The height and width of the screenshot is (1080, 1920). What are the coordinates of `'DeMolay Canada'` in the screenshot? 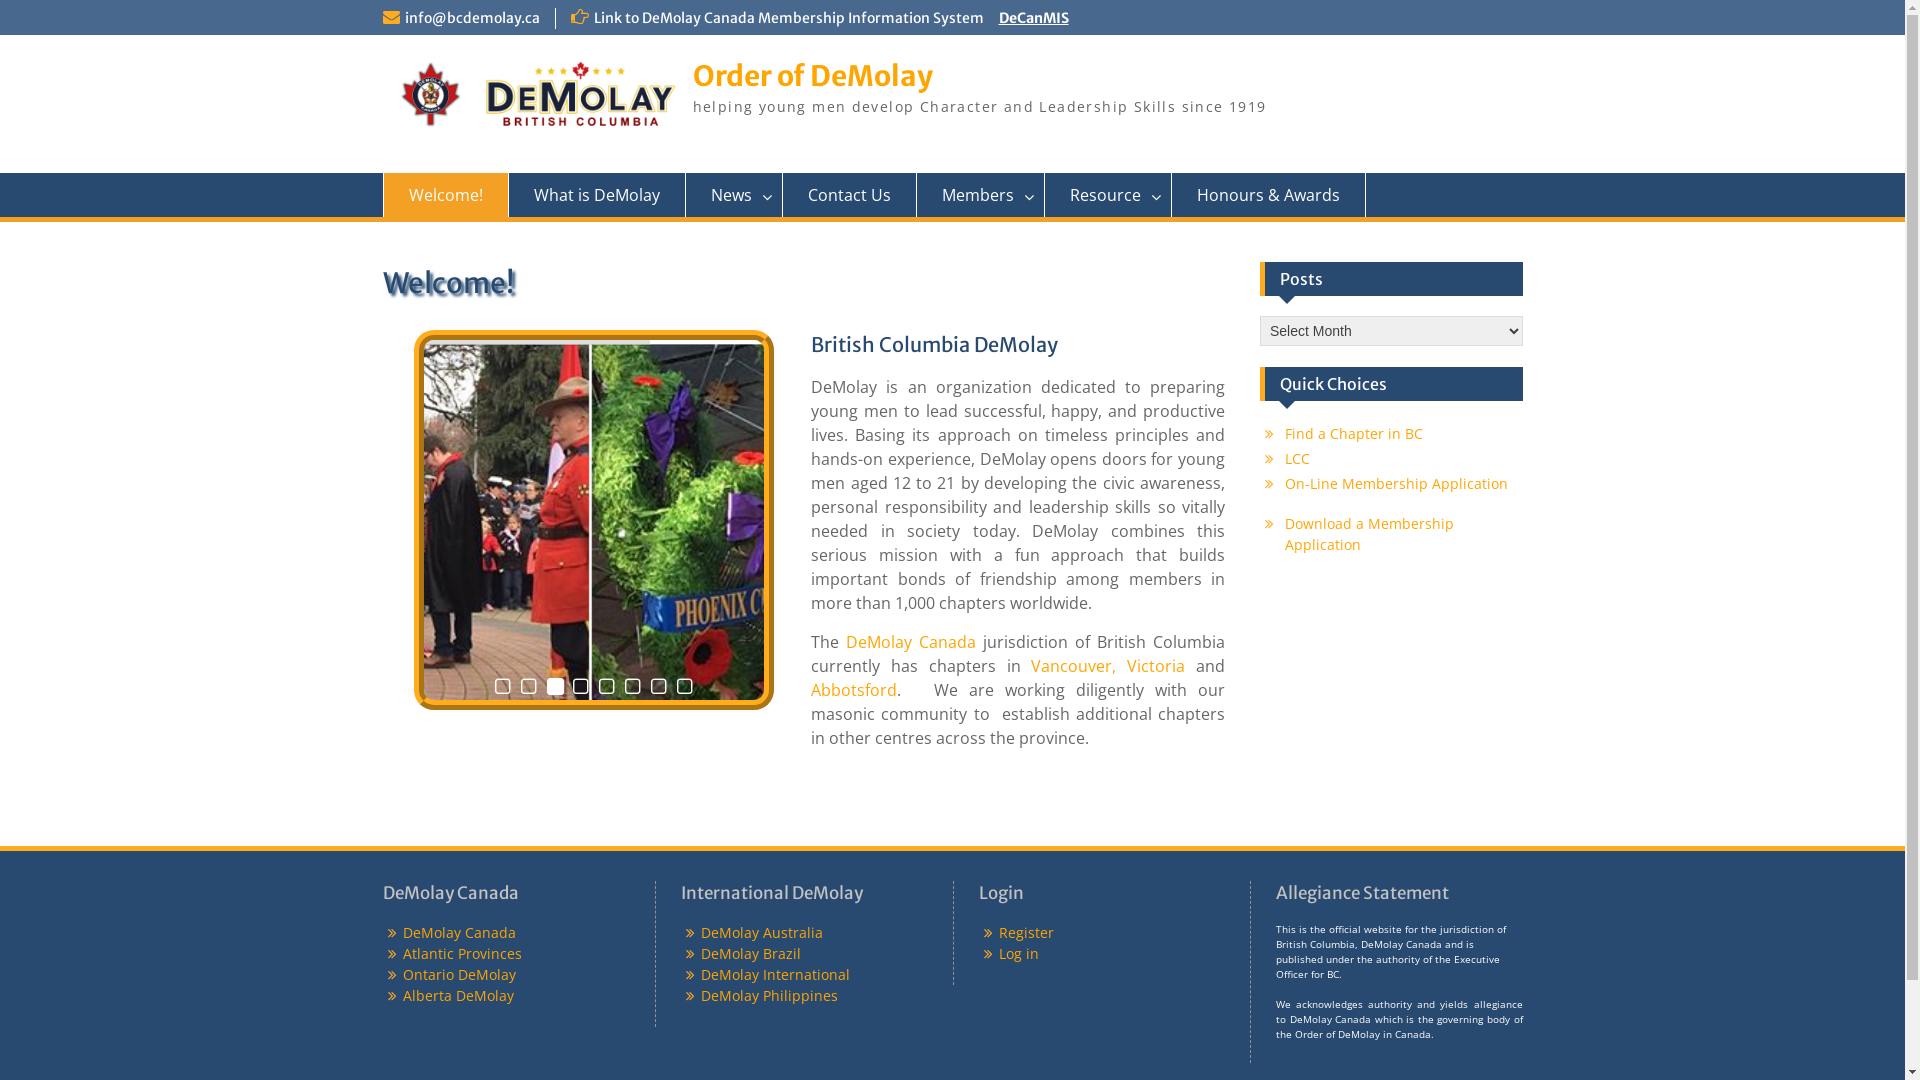 It's located at (910, 641).